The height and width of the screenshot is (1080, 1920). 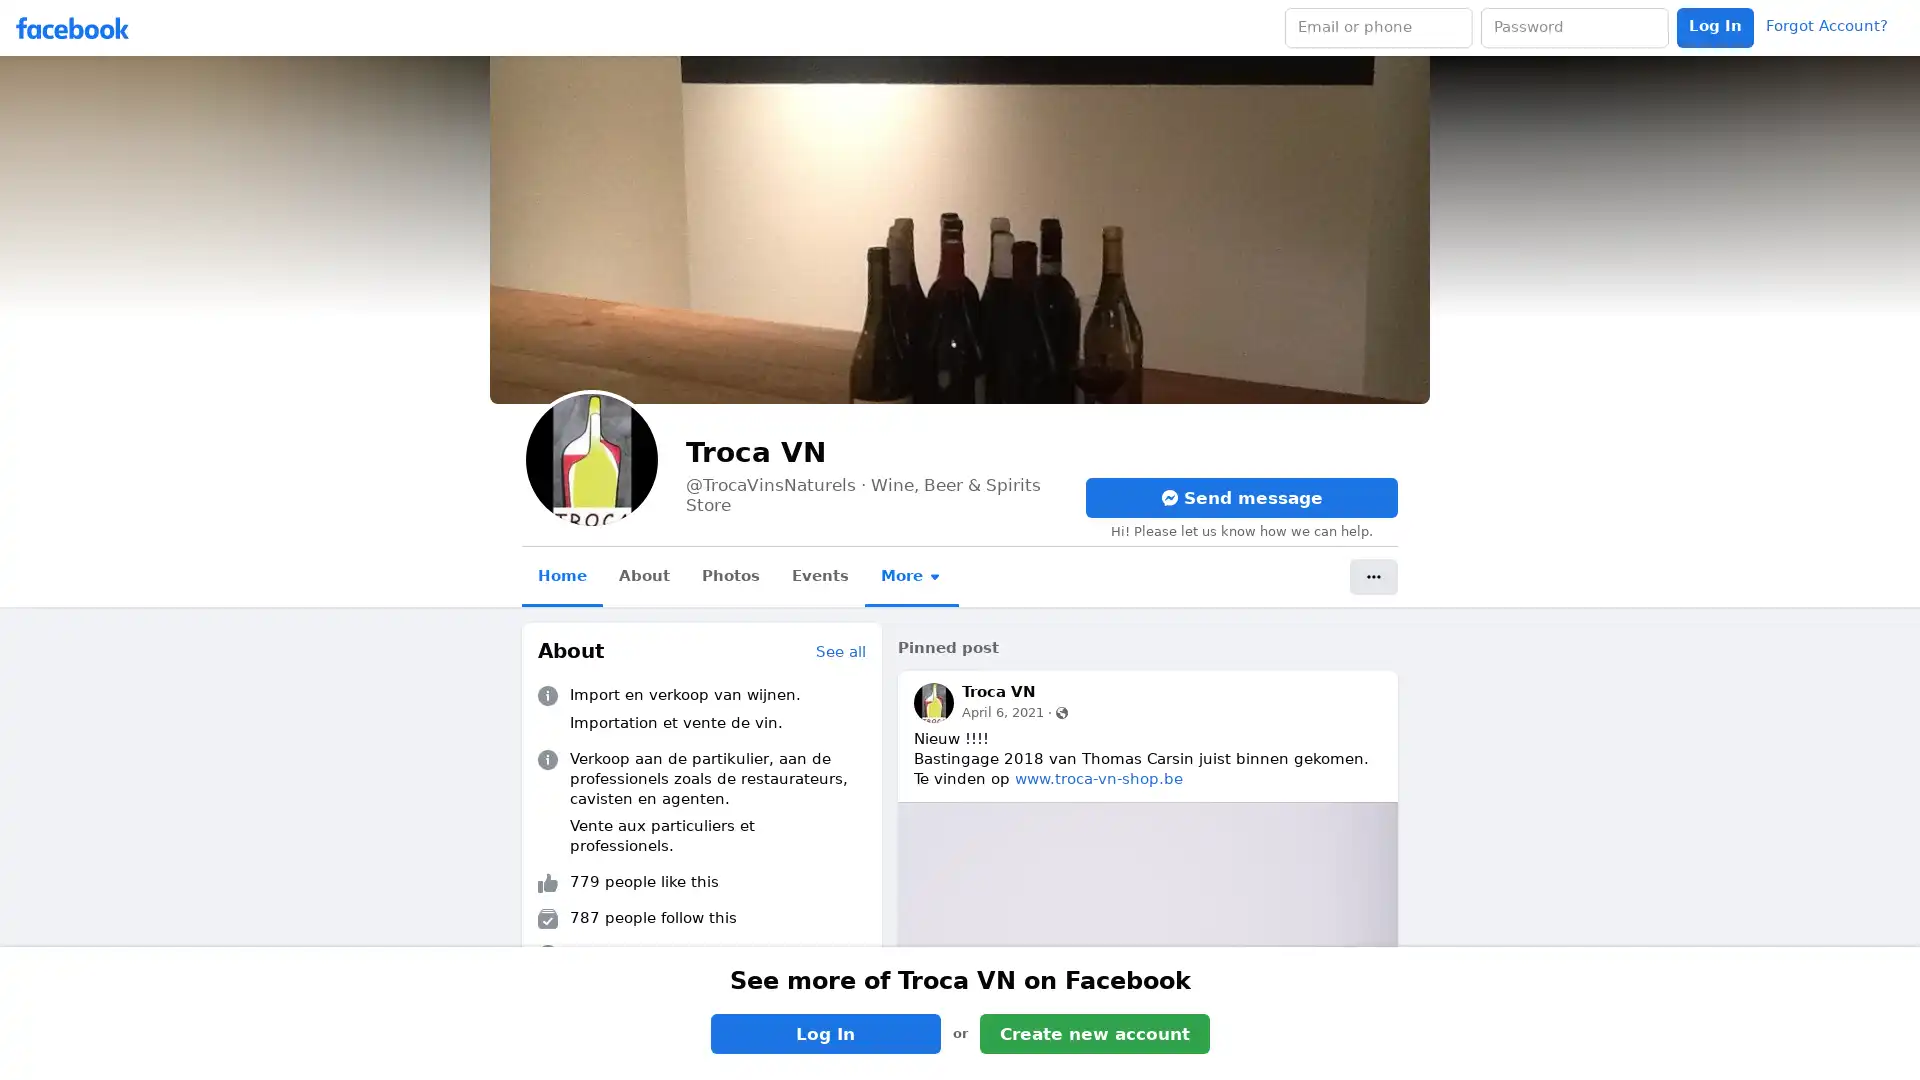 What do you see at coordinates (1163, 596) in the screenshot?
I see `OK` at bounding box center [1163, 596].